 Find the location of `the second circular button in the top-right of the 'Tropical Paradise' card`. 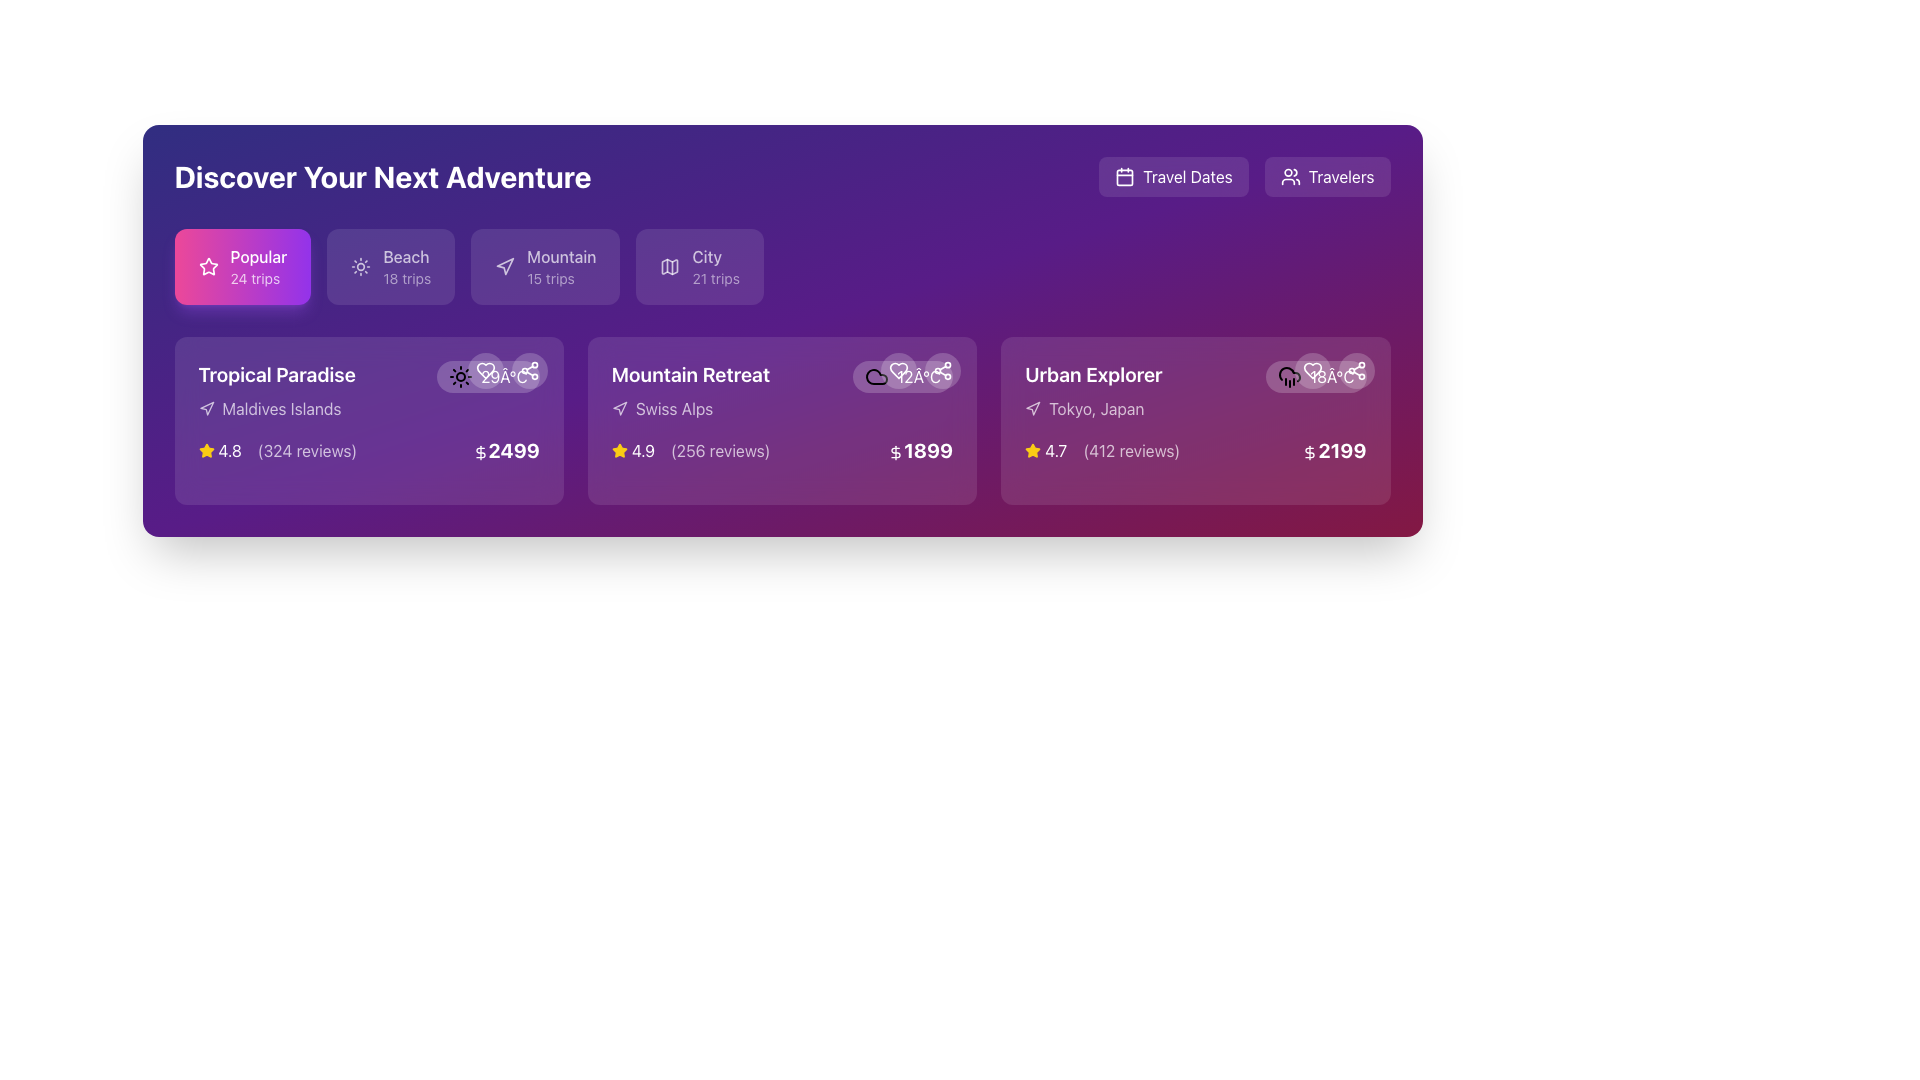

the second circular button in the top-right of the 'Tropical Paradise' card is located at coordinates (507, 370).